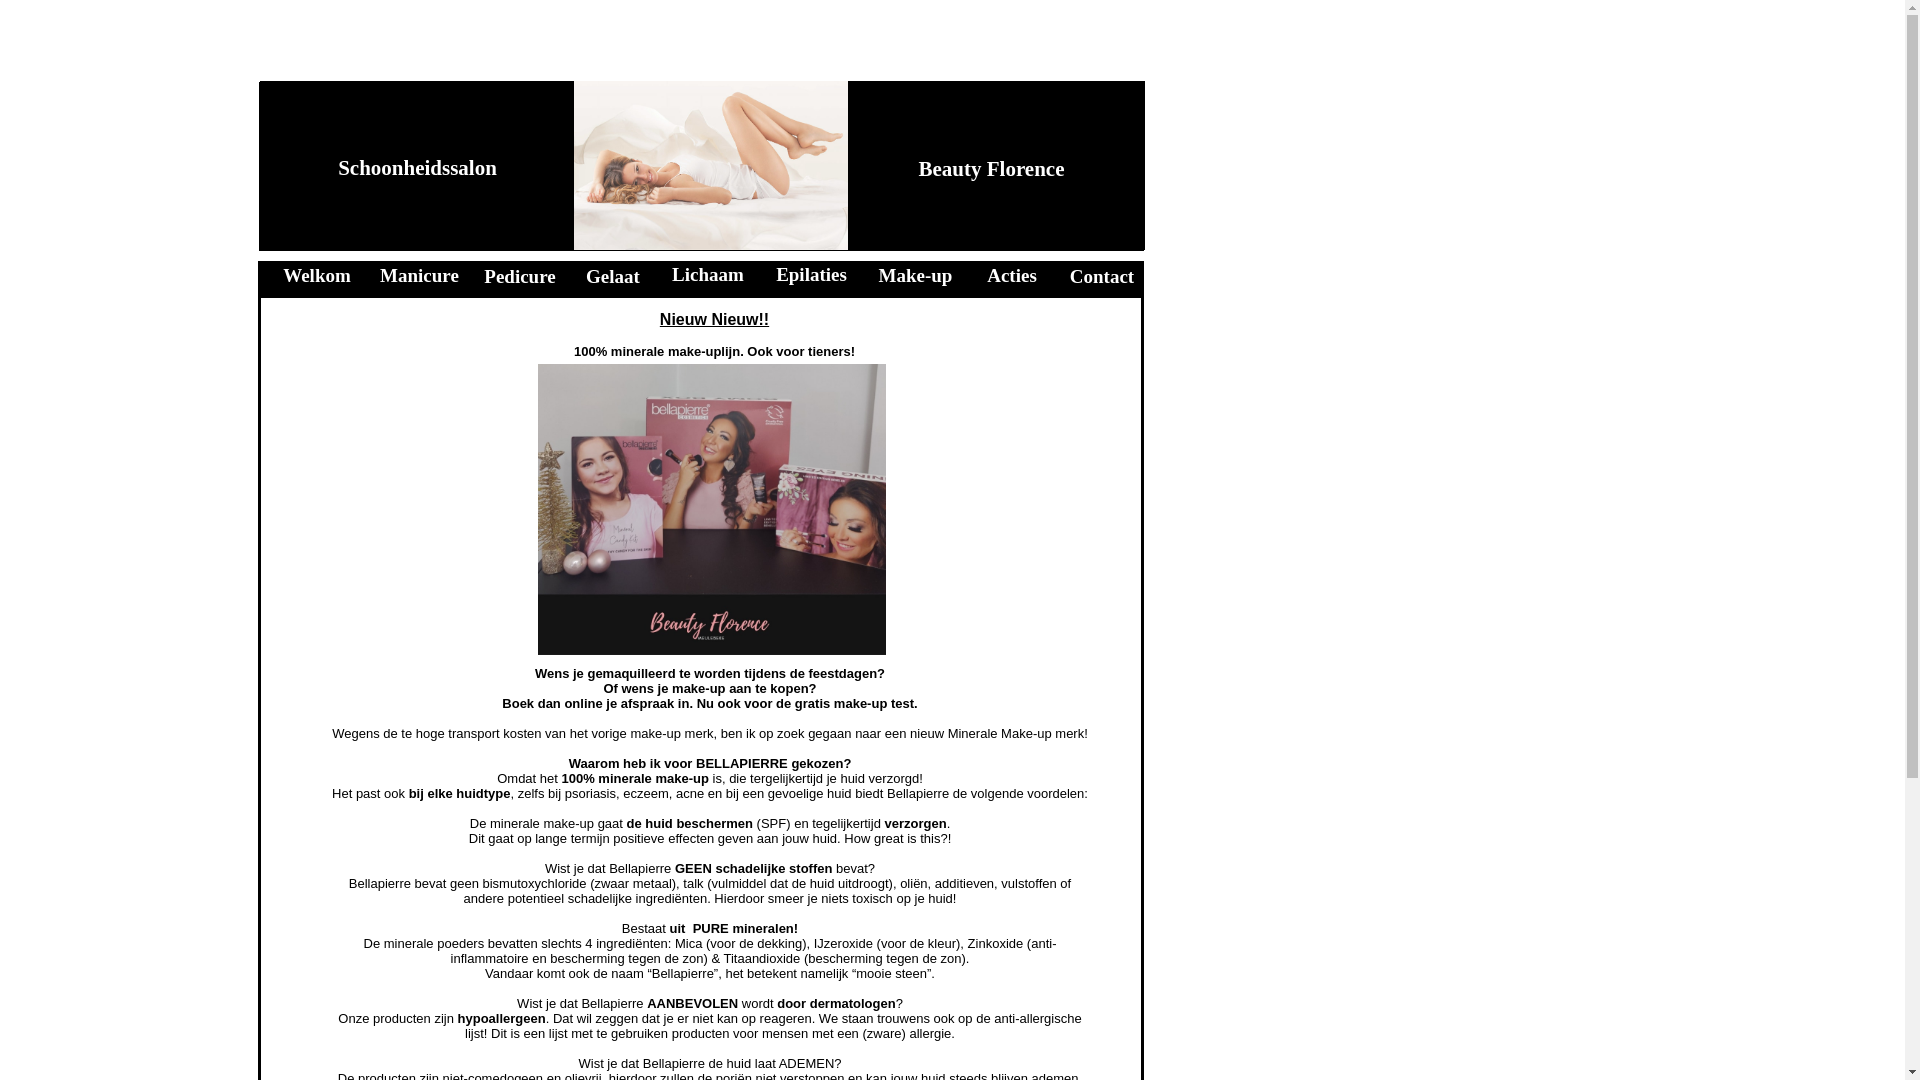  What do you see at coordinates (1069, 276) in the screenshot?
I see `'Contact'` at bounding box center [1069, 276].